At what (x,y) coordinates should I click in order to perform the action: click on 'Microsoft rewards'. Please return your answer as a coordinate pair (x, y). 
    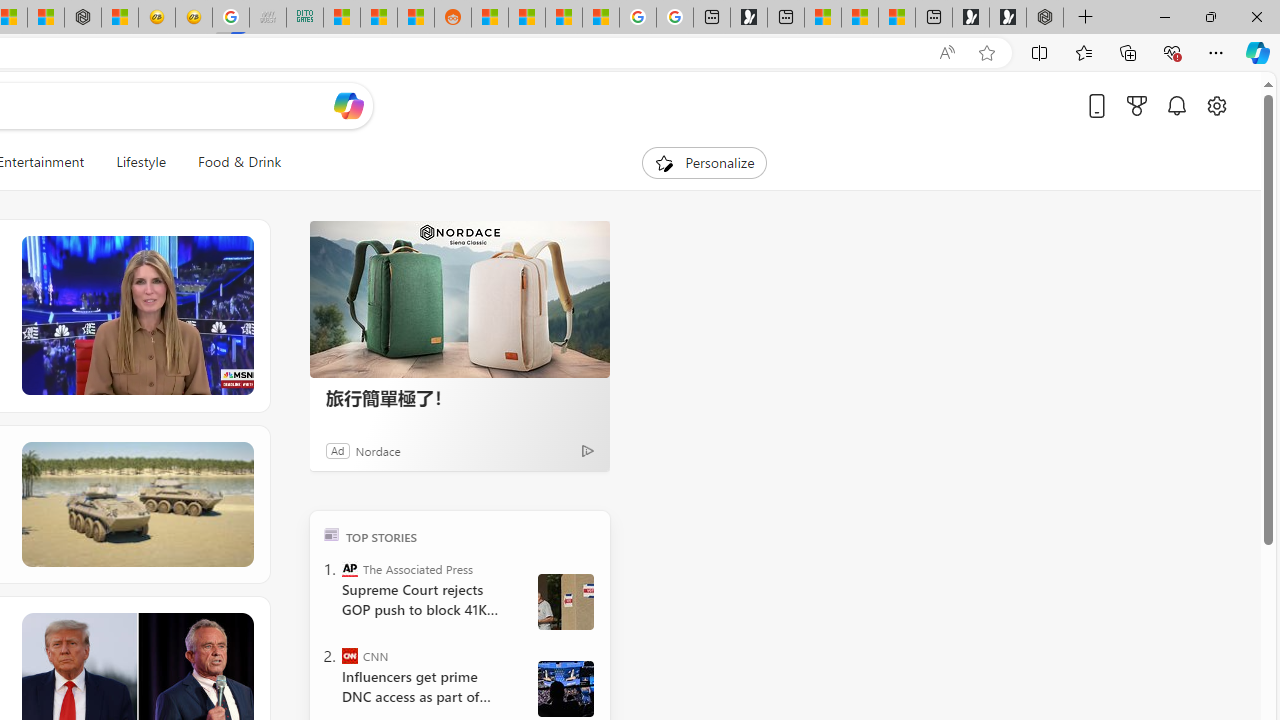
    Looking at the image, I should click on (1137, 105).